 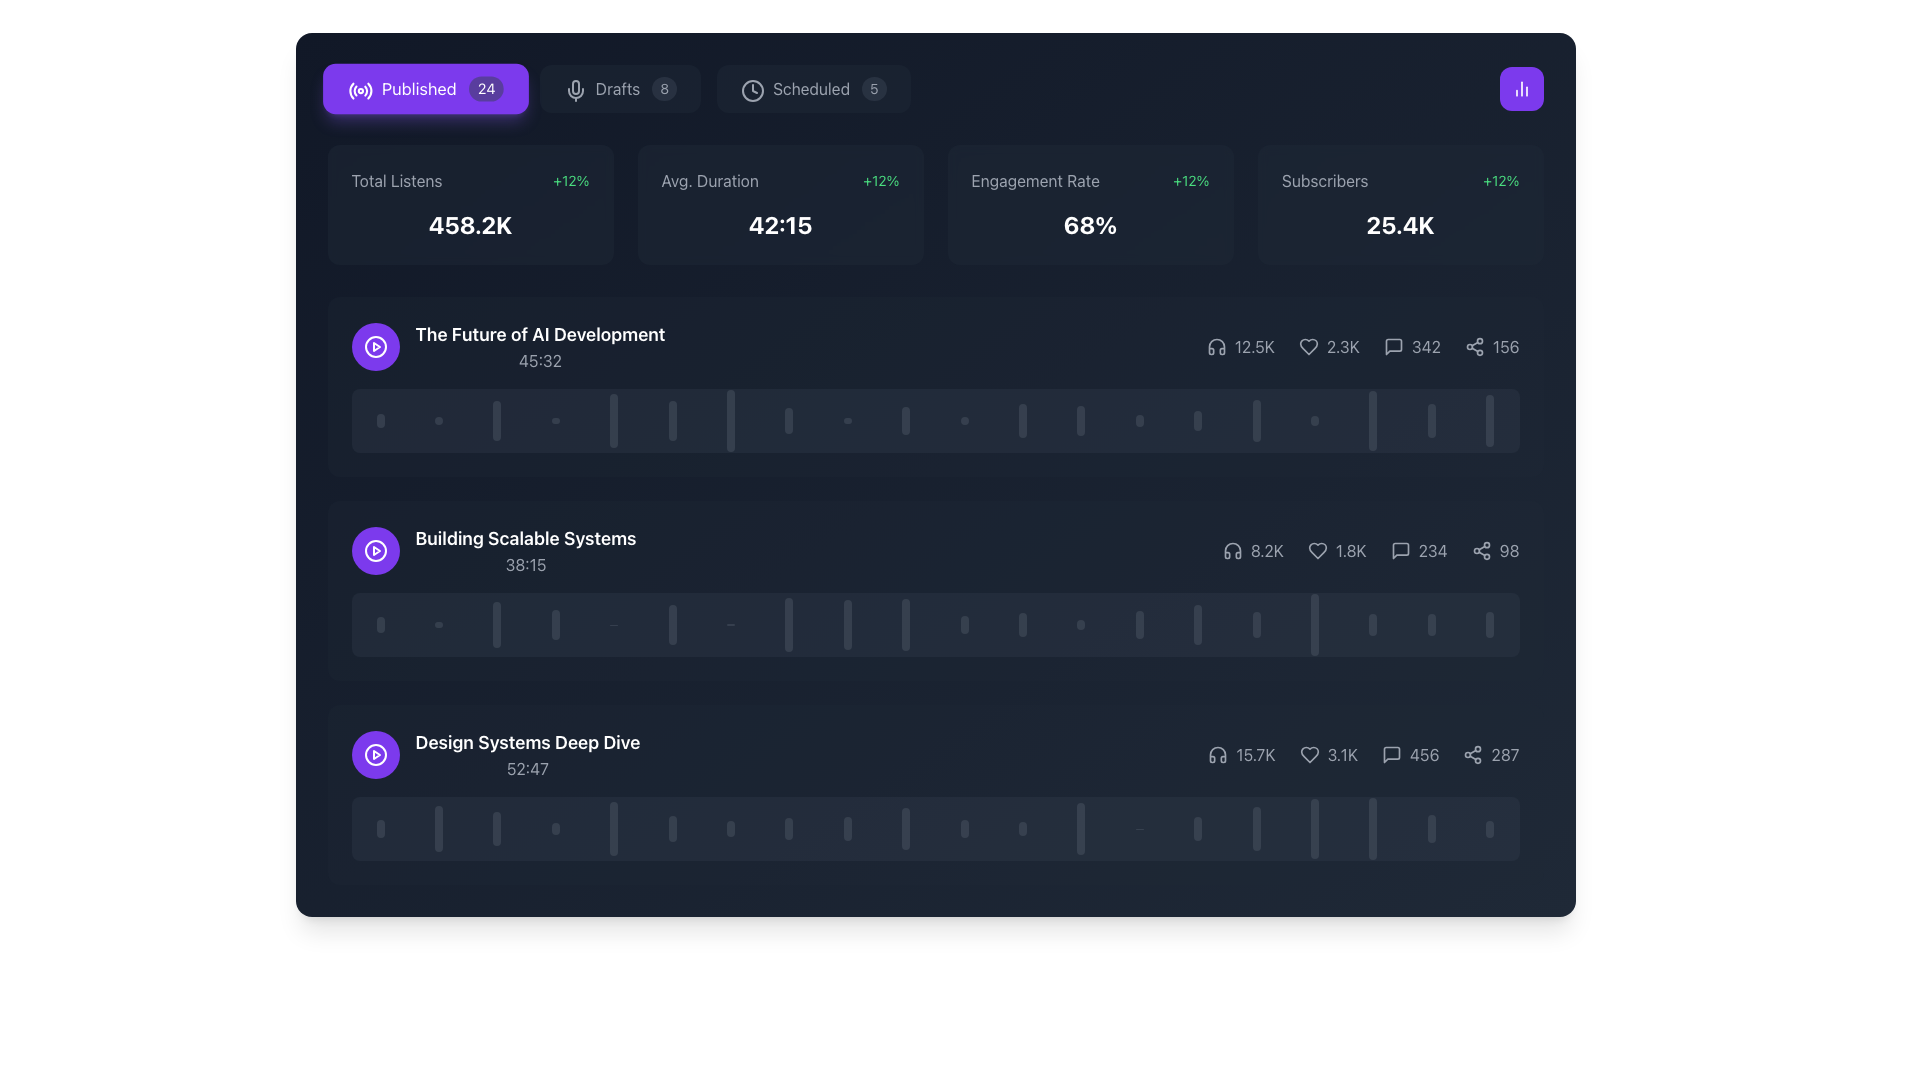 I want to click on the fifteenth vertical progress bar with rounded edges, which is part of a sequence under 'The Future of AI Development.', so click(x=1198, y=419).